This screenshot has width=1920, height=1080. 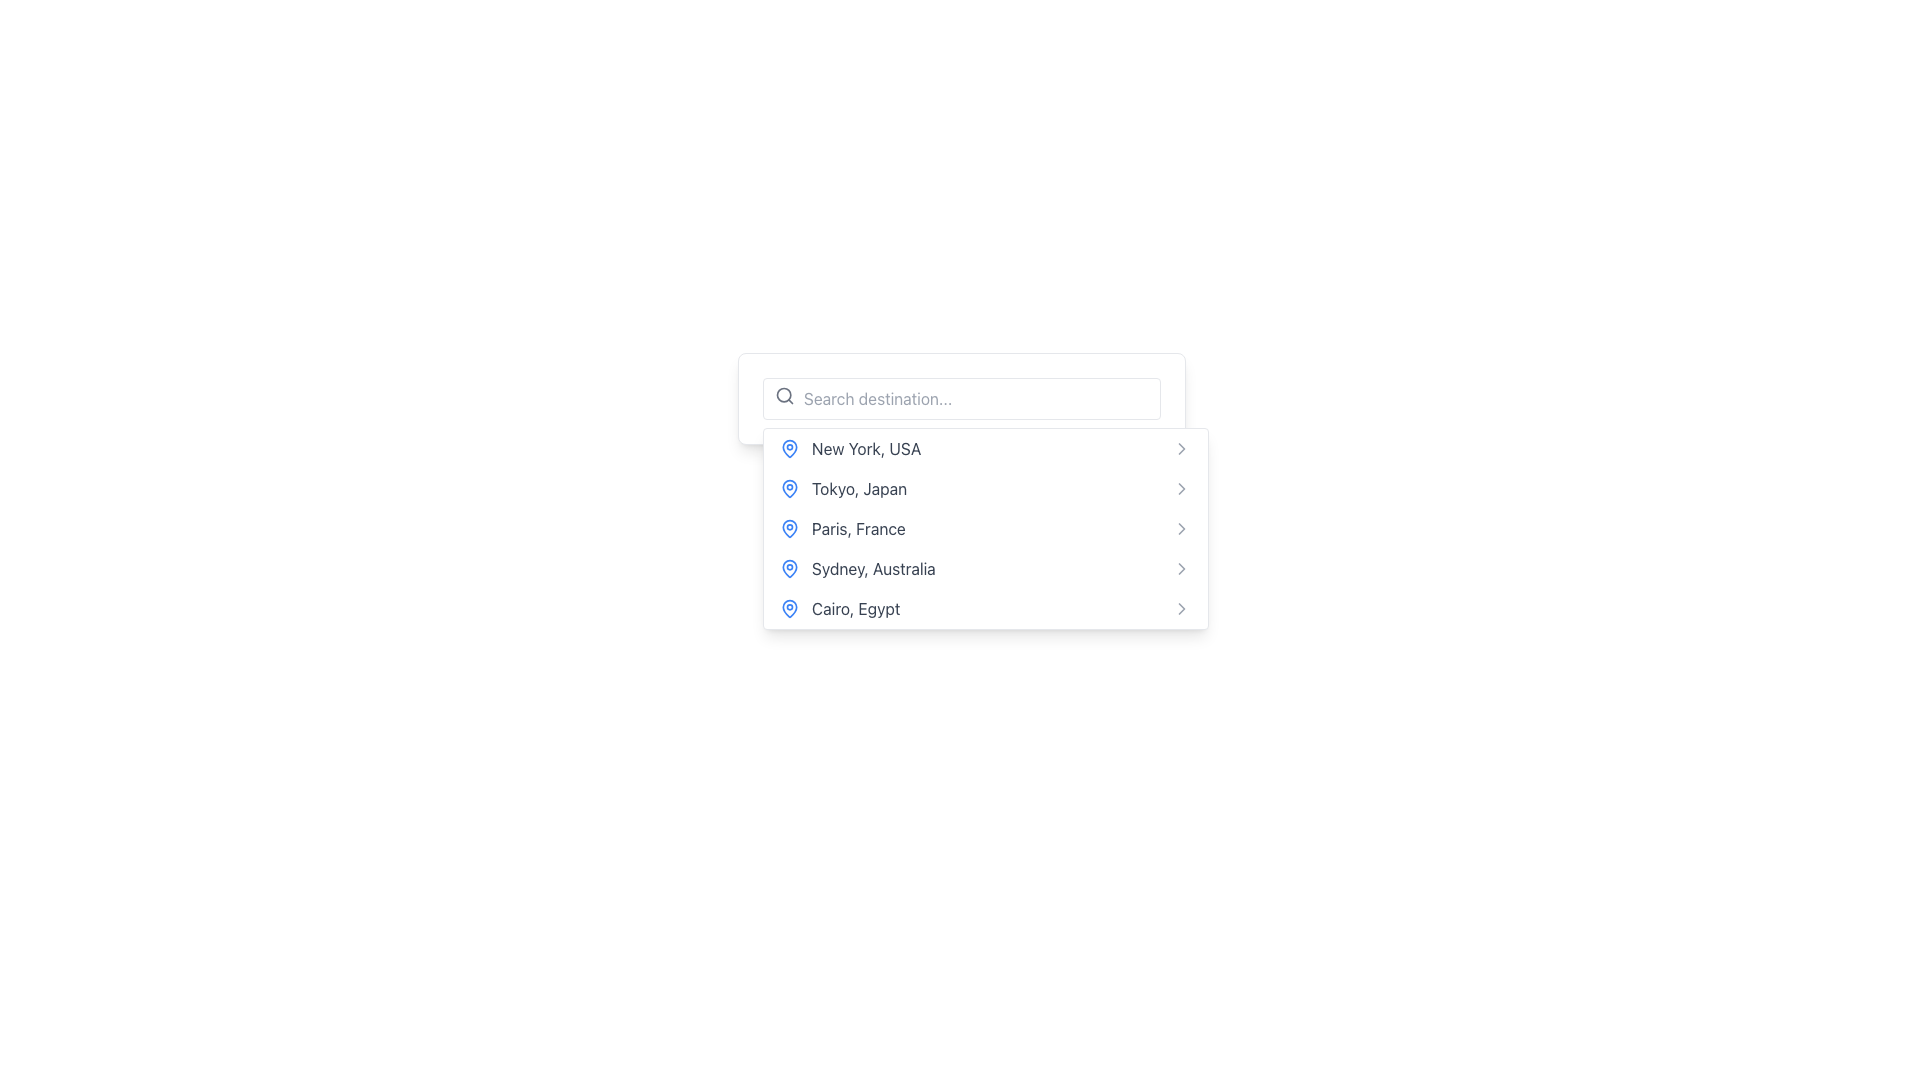 I want to click on the first location option in the dropdown menu beneath the search bar, so click(x=866, y=447).